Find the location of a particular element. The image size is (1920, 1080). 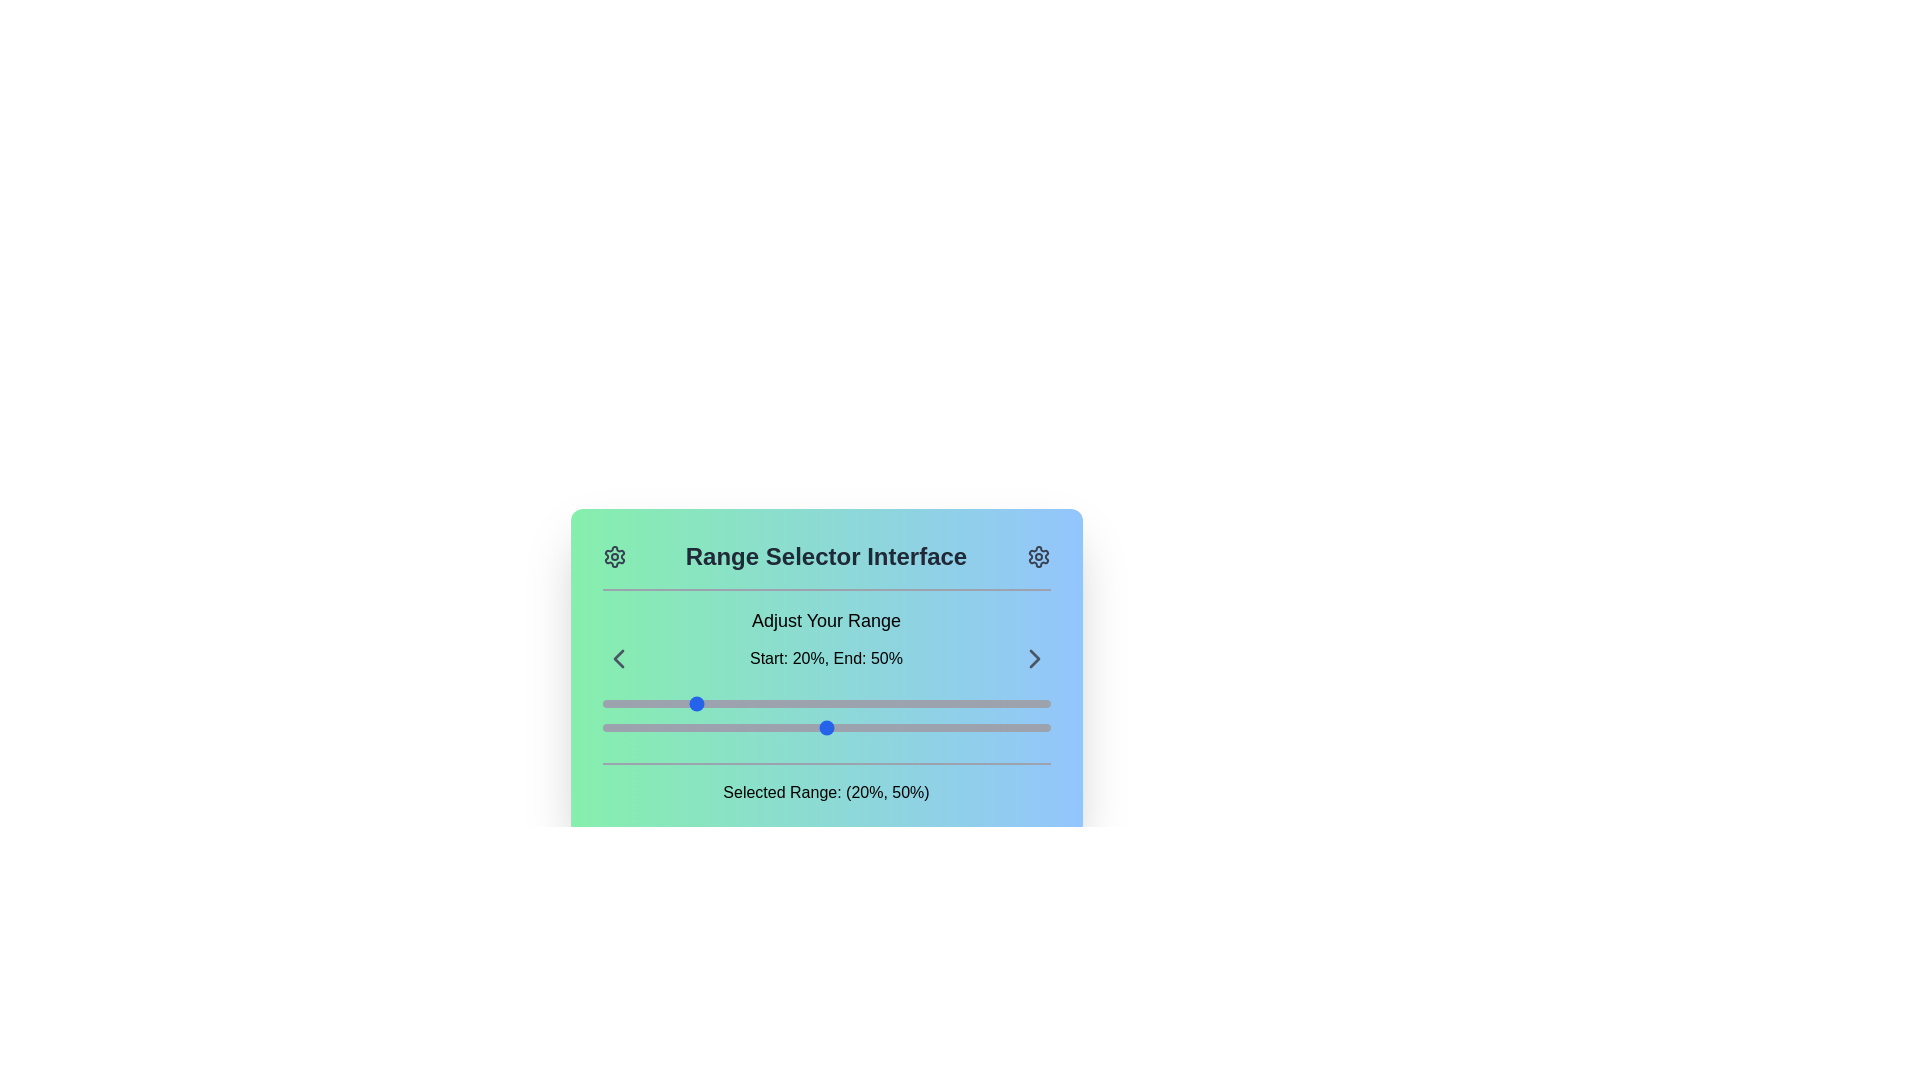

the slider is located at coordinates (983, 703).